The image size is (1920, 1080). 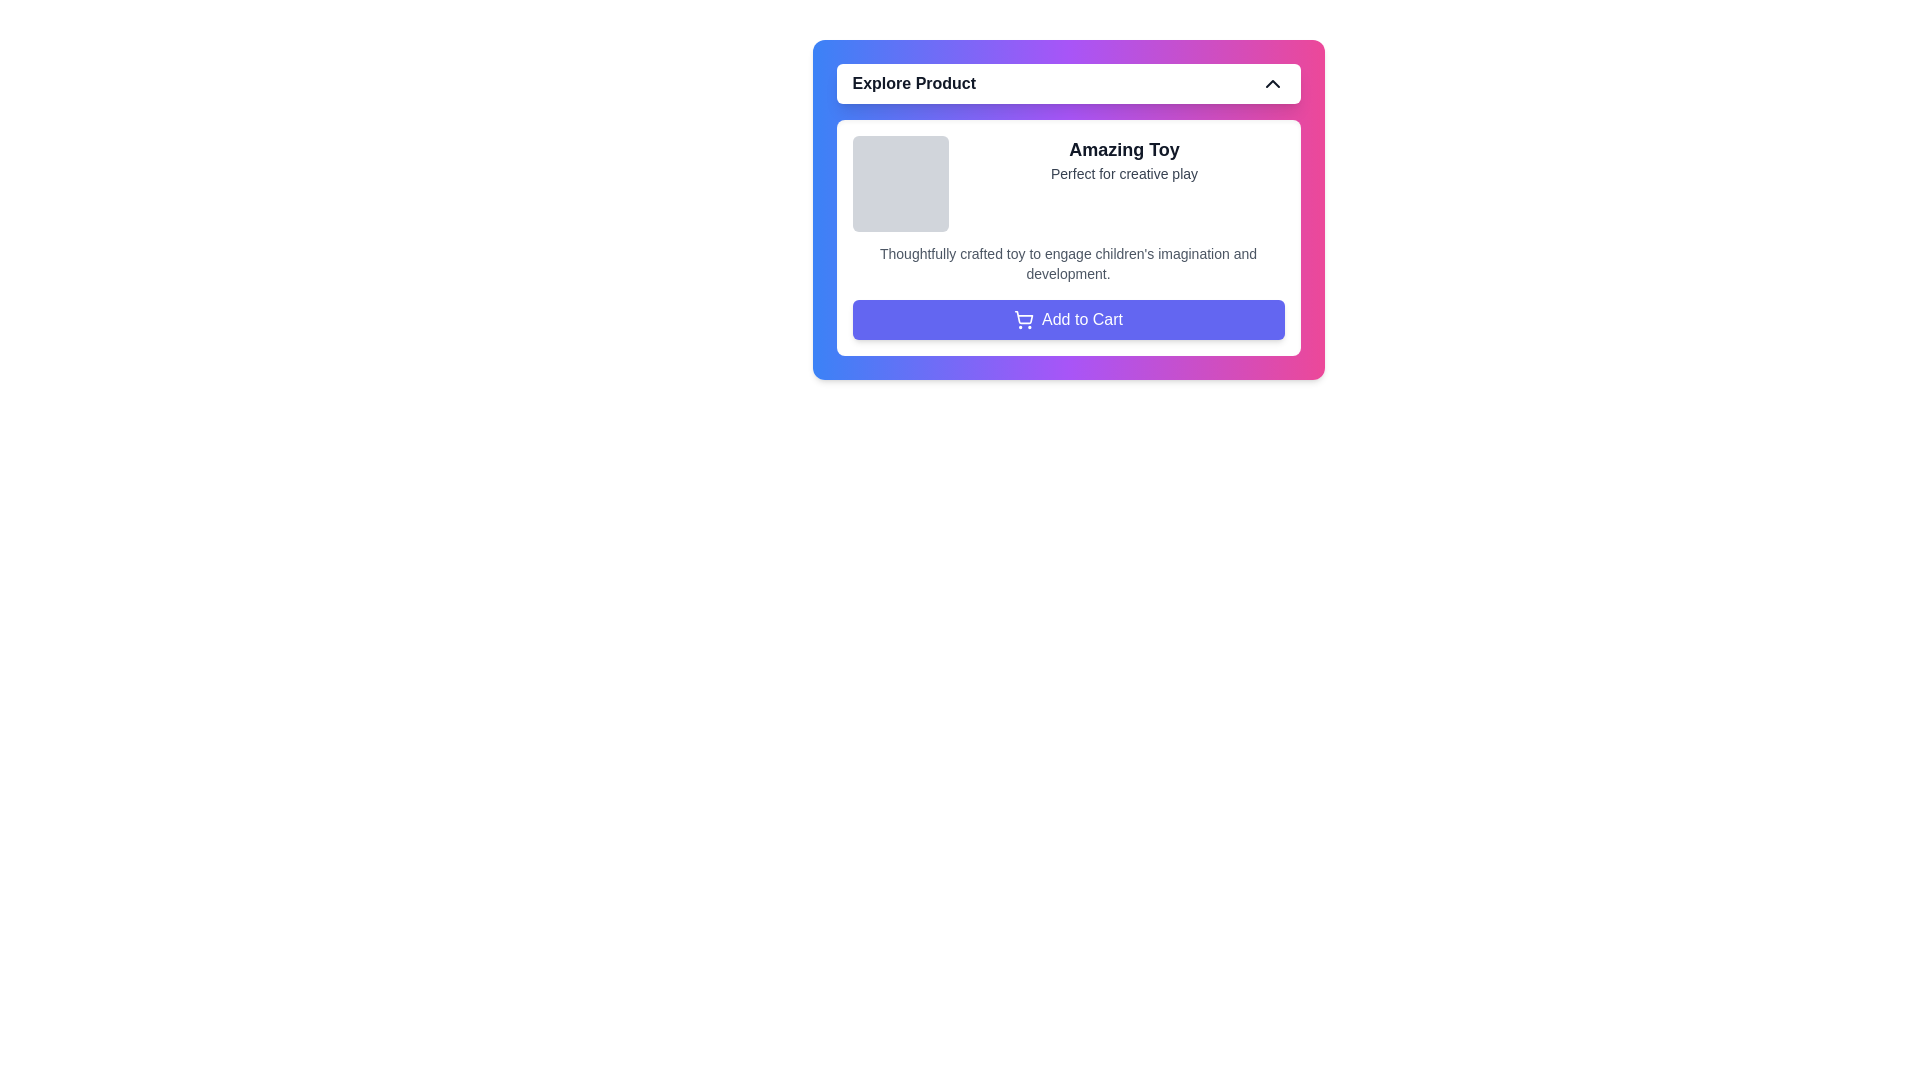 I want to click on the 'Add to Cart' icon located within the button, which visually represents the action of adding items to the cart, so click(x=1024, y=316).